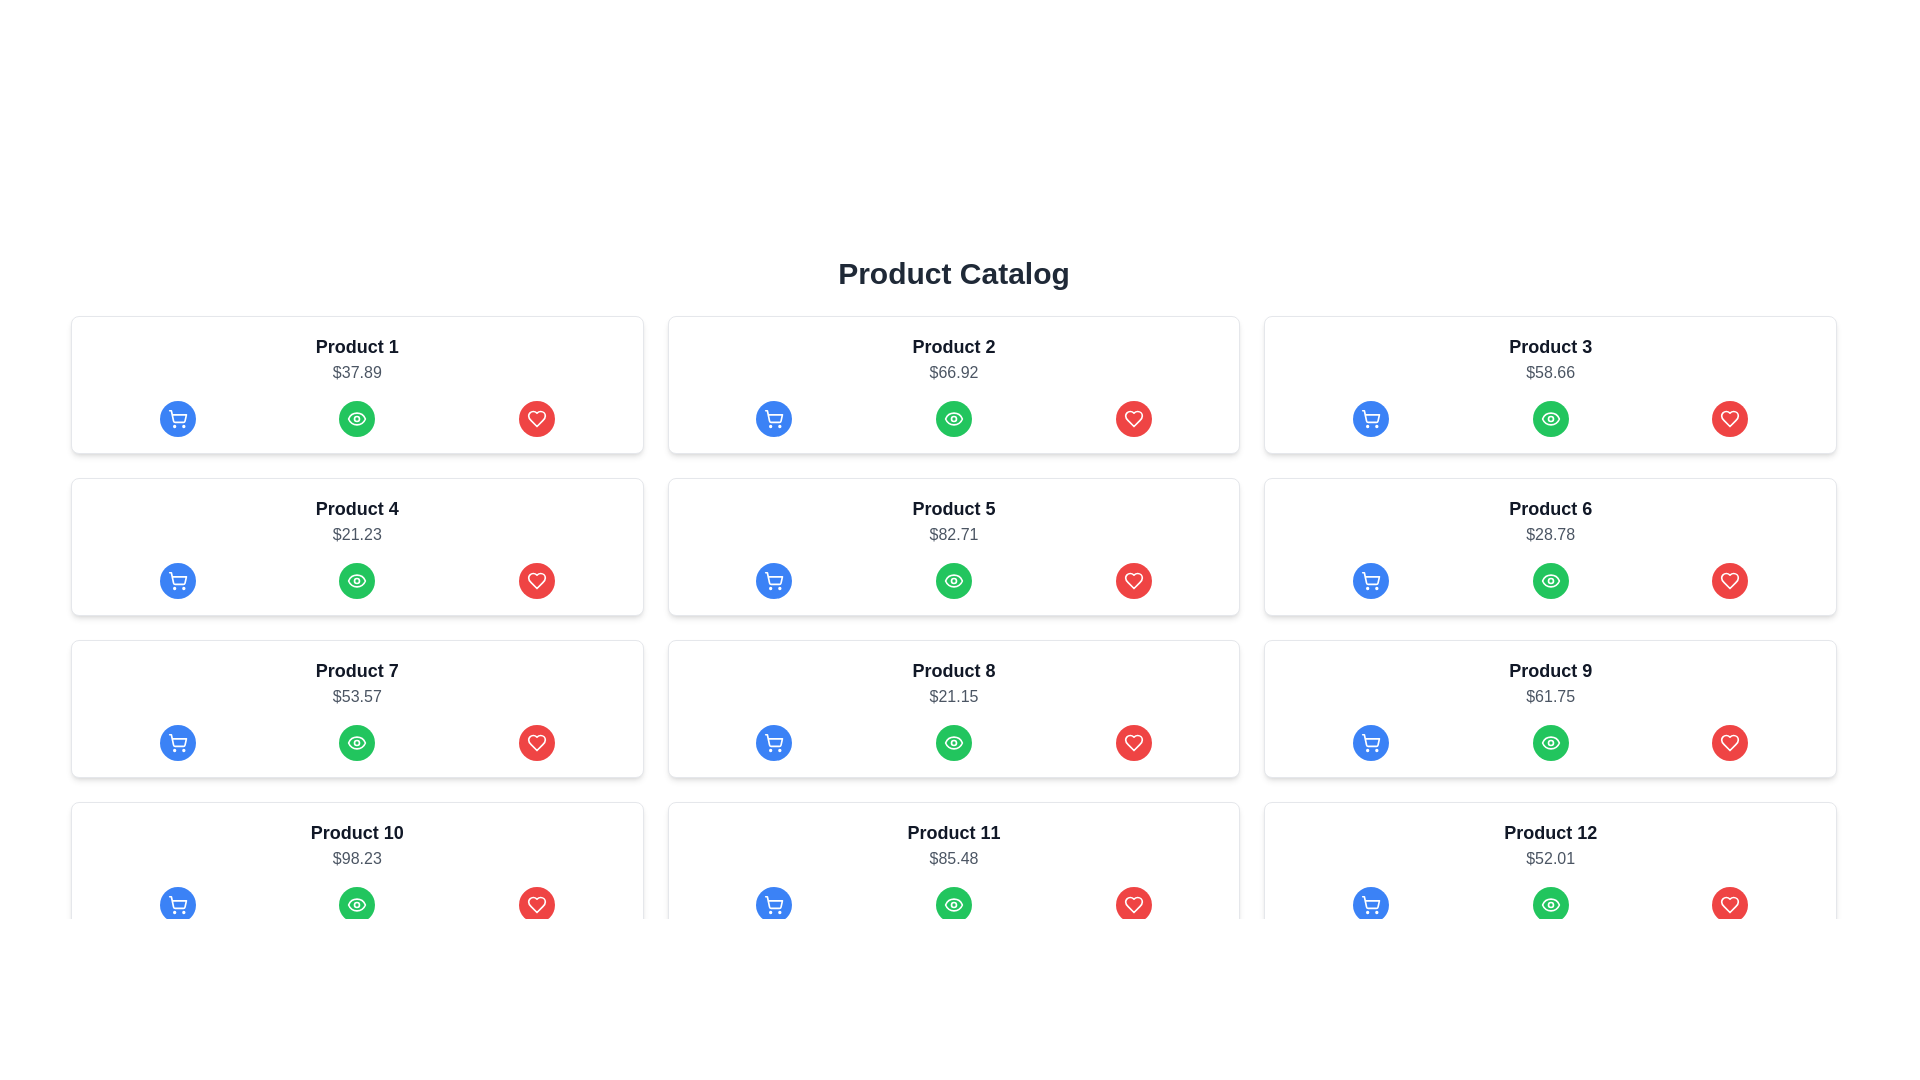 Image resolution: width=1920 pixels, height=1080 pixels. What do you see at coordinates (953, 373) in the screenshot?
I see `the text label displaying the price '$66.92', which is located beneath the title 'Product 2' on the second card in the first row of the product grid` at bounding box center [953, 373].